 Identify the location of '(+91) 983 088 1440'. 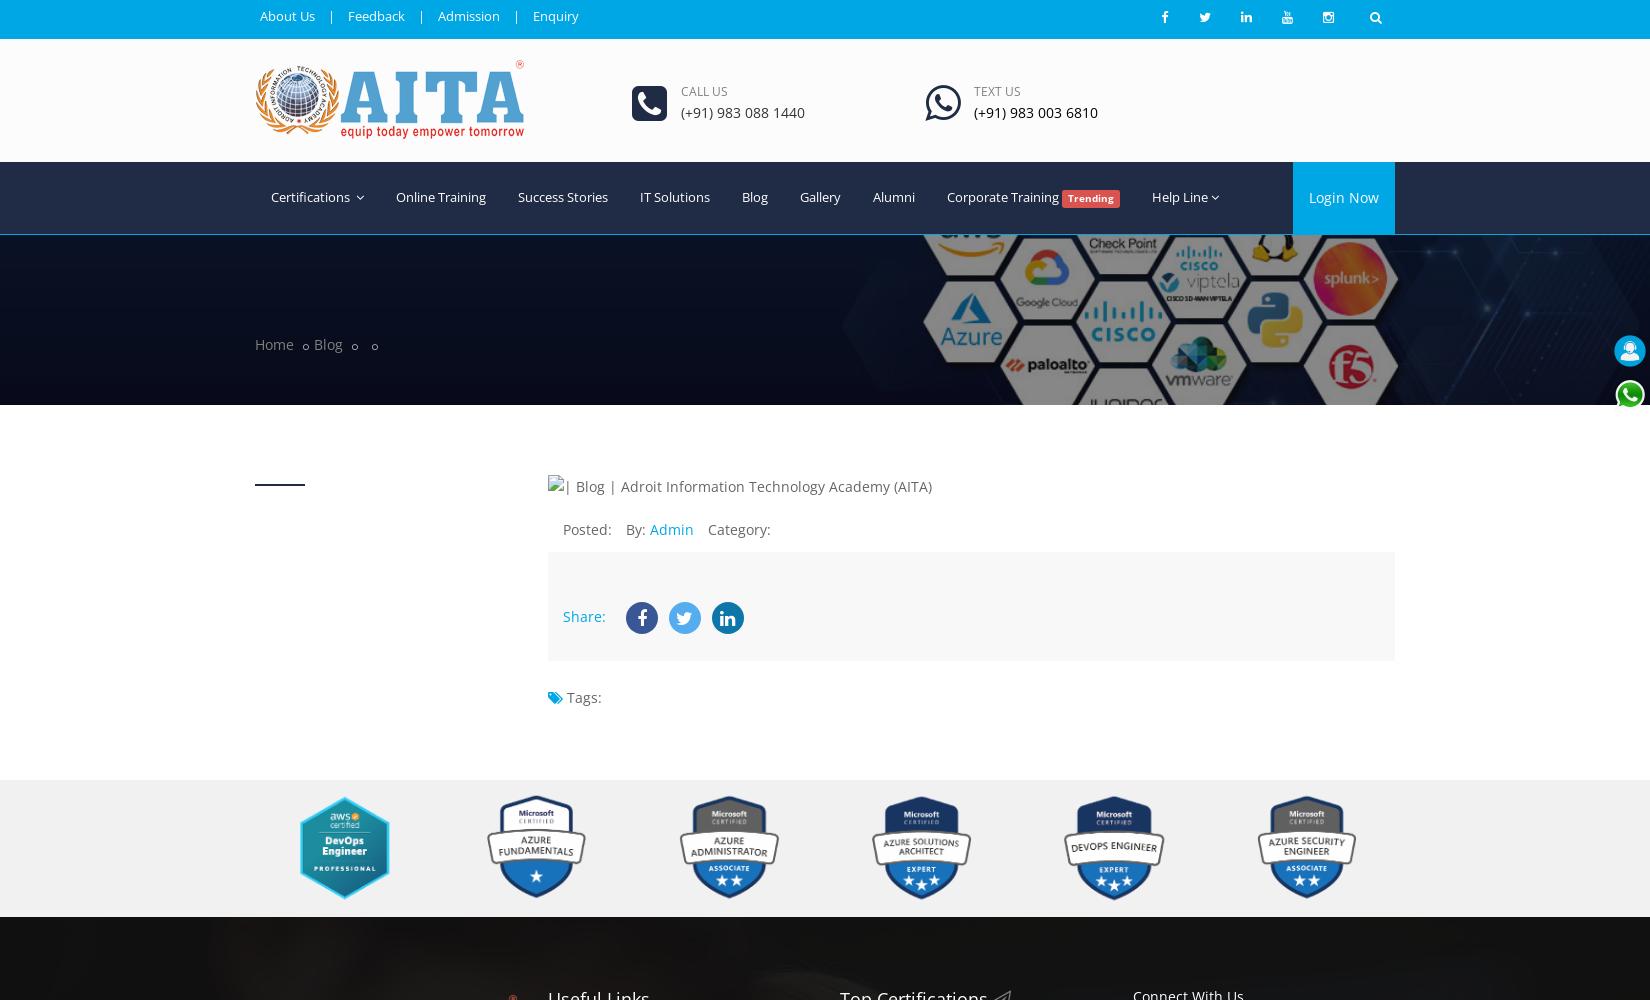
(741, 110).